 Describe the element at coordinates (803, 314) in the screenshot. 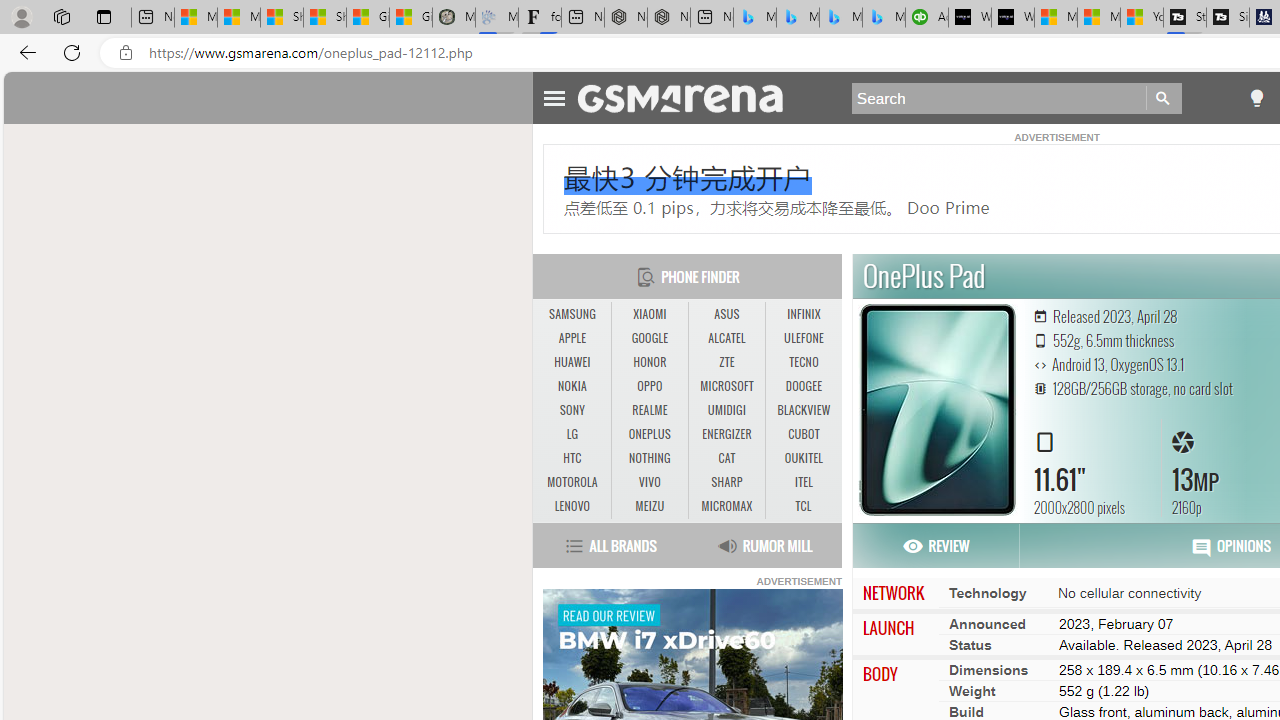

I see `'INFINIX'` at that location.